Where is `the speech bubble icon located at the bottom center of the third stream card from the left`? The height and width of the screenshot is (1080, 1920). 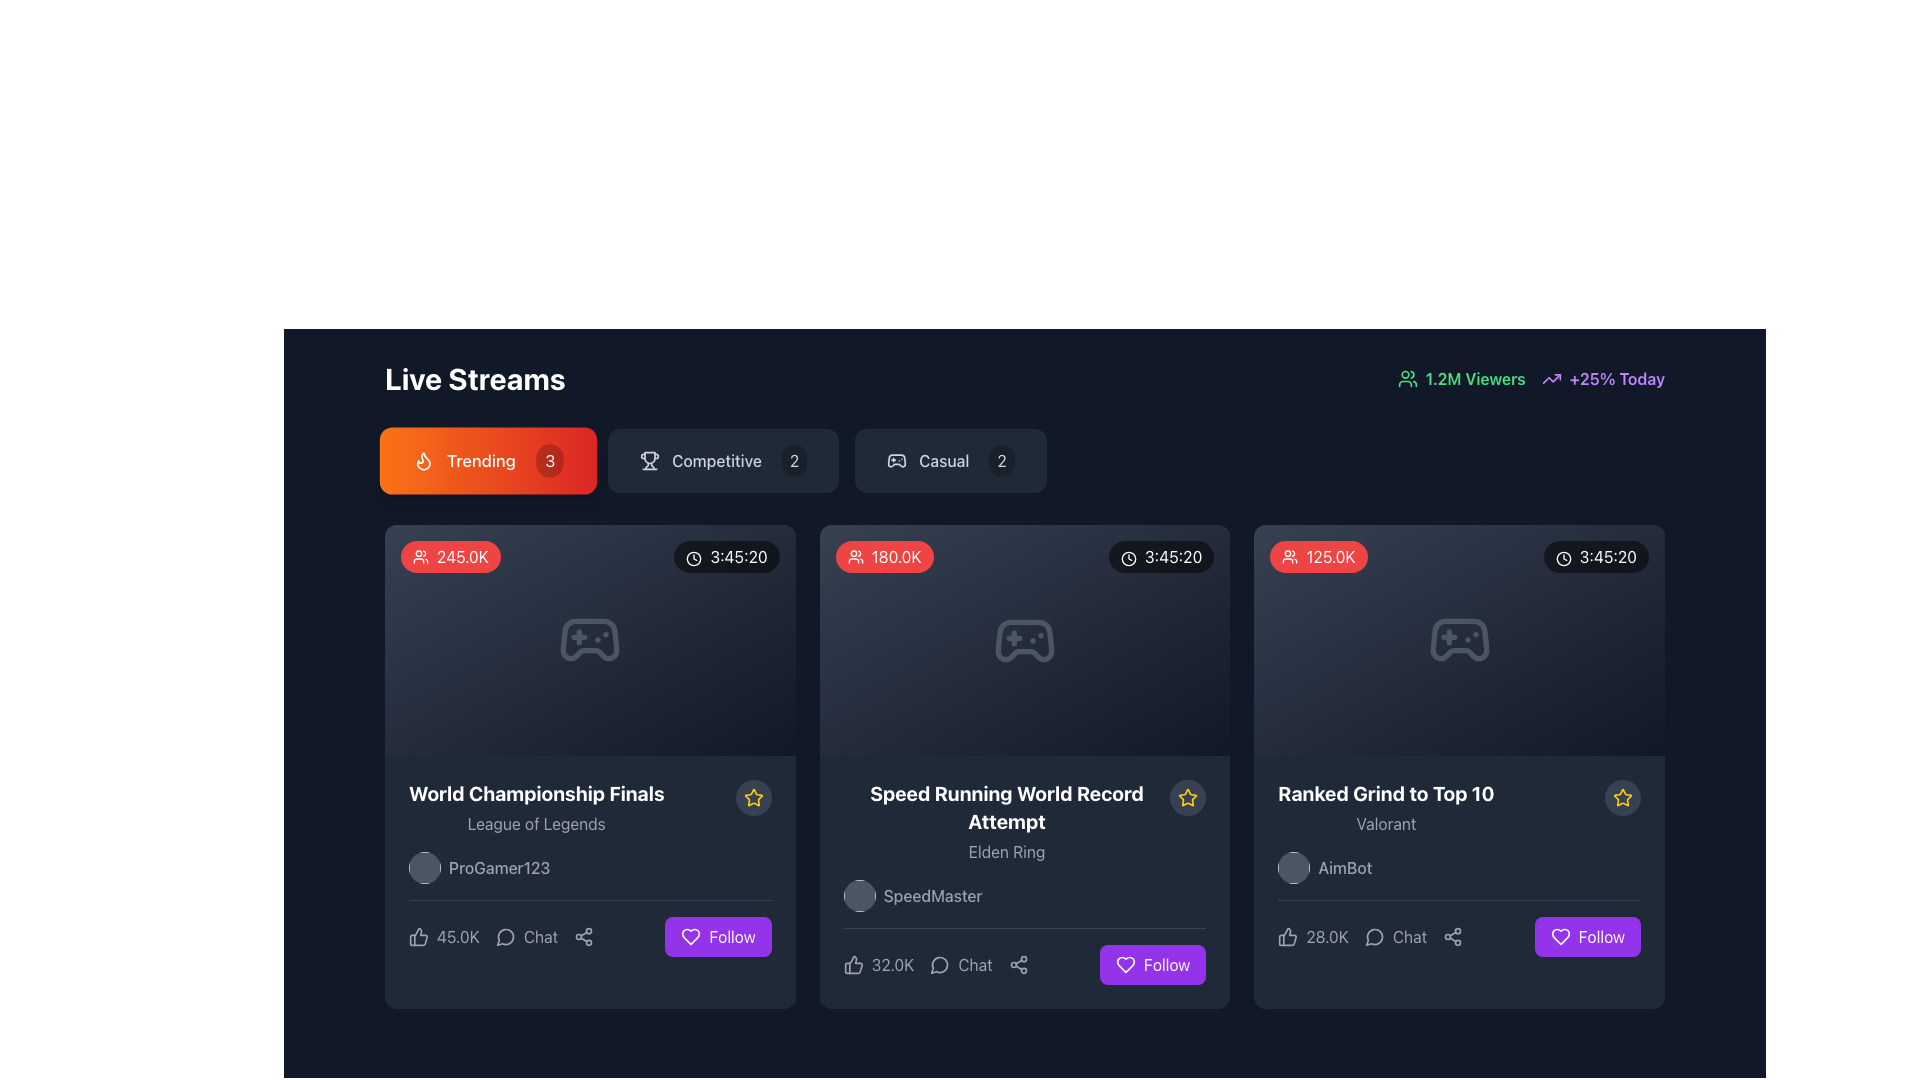 the speech bubble icon located at the bottom center of the third stream card from the left is located at coordinates (1372, 937).